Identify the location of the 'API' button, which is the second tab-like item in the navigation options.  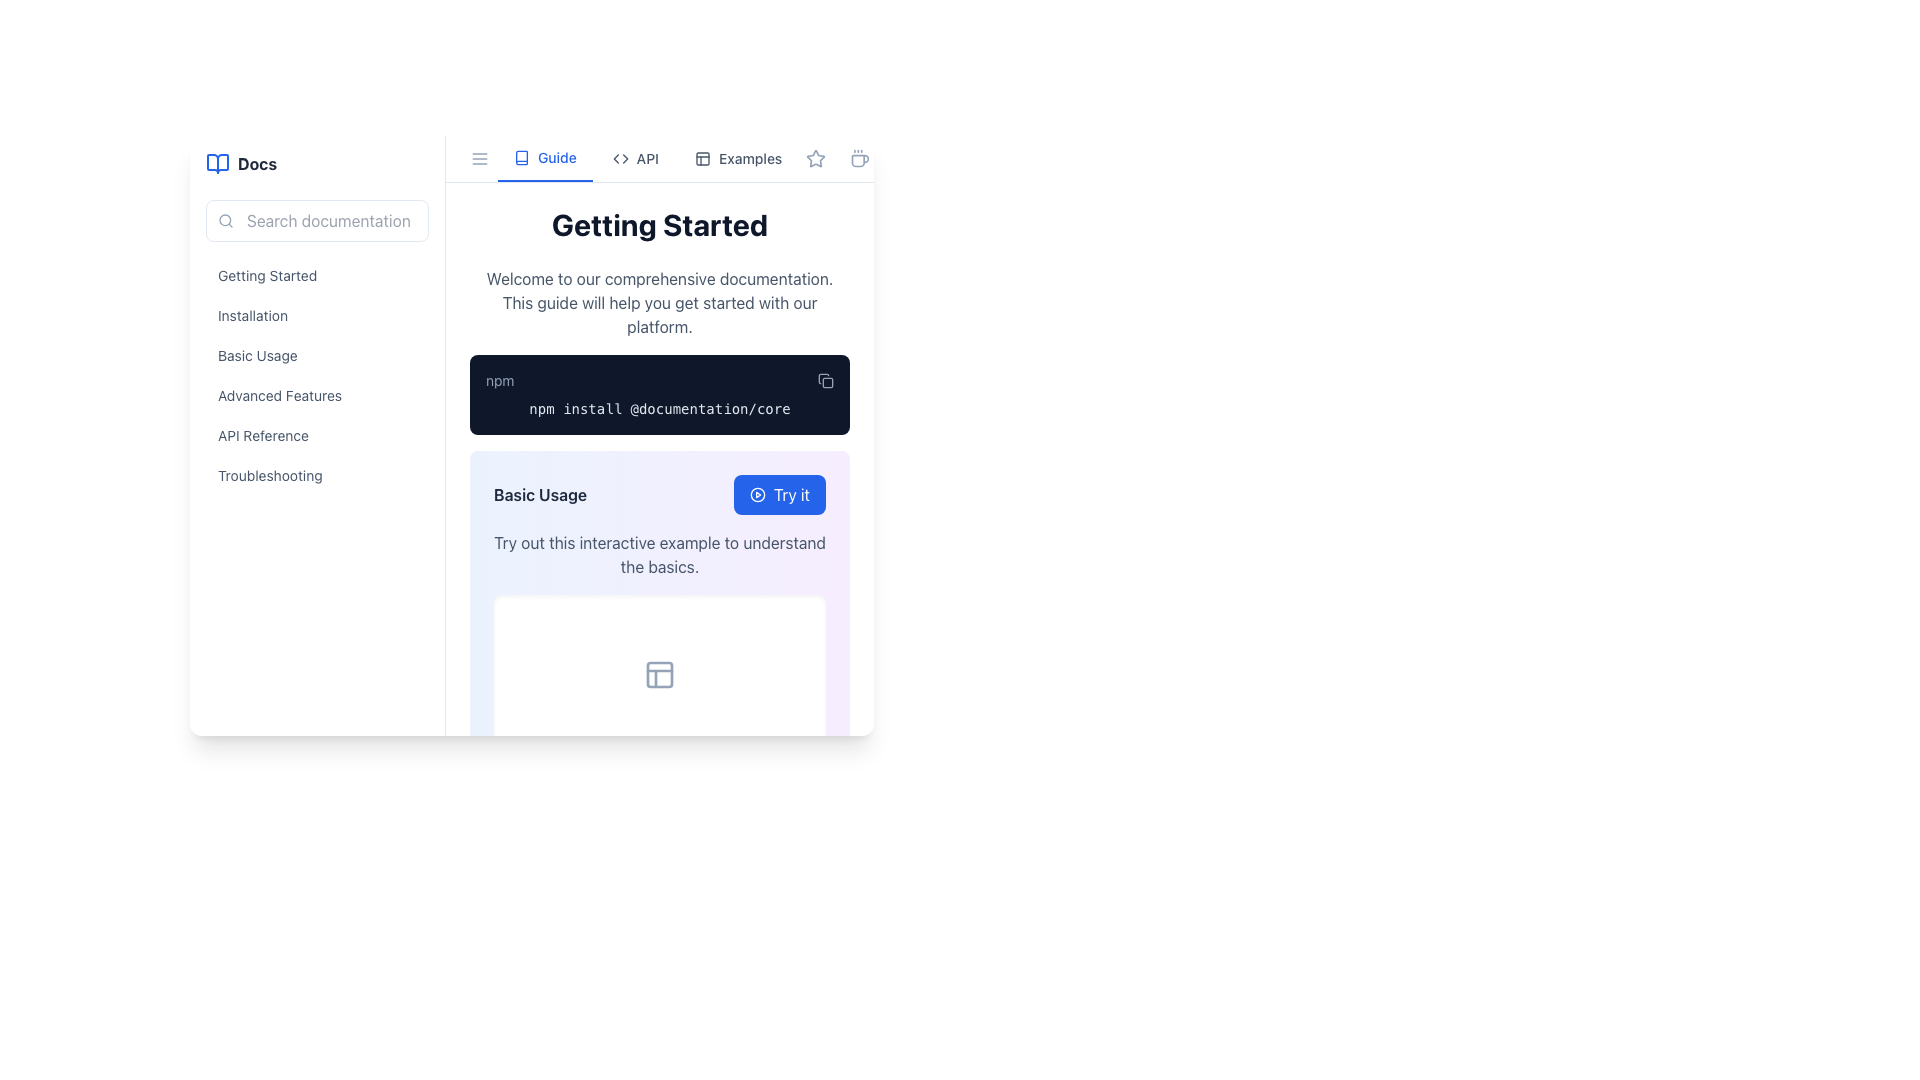
(634, 157).